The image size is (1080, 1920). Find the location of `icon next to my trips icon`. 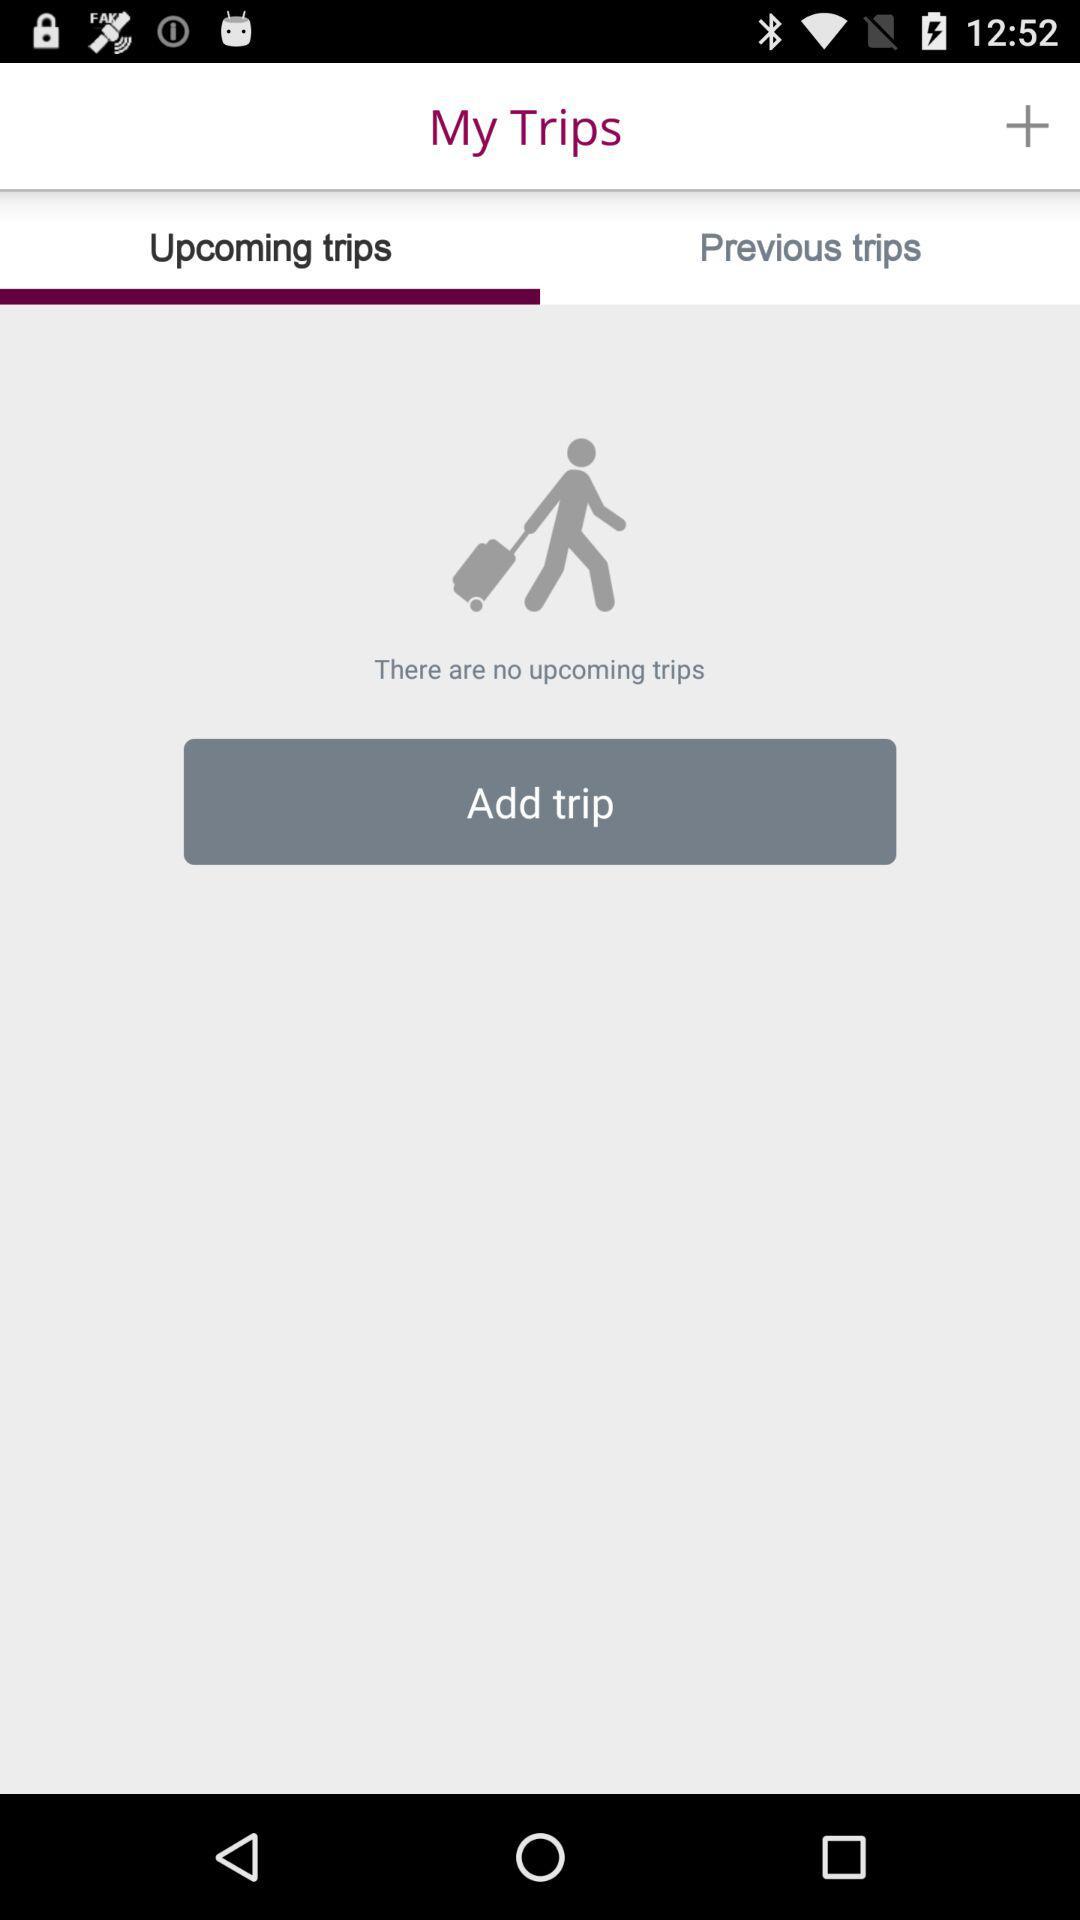

icon next to my trips icon is located at coordinates (1027, 124).